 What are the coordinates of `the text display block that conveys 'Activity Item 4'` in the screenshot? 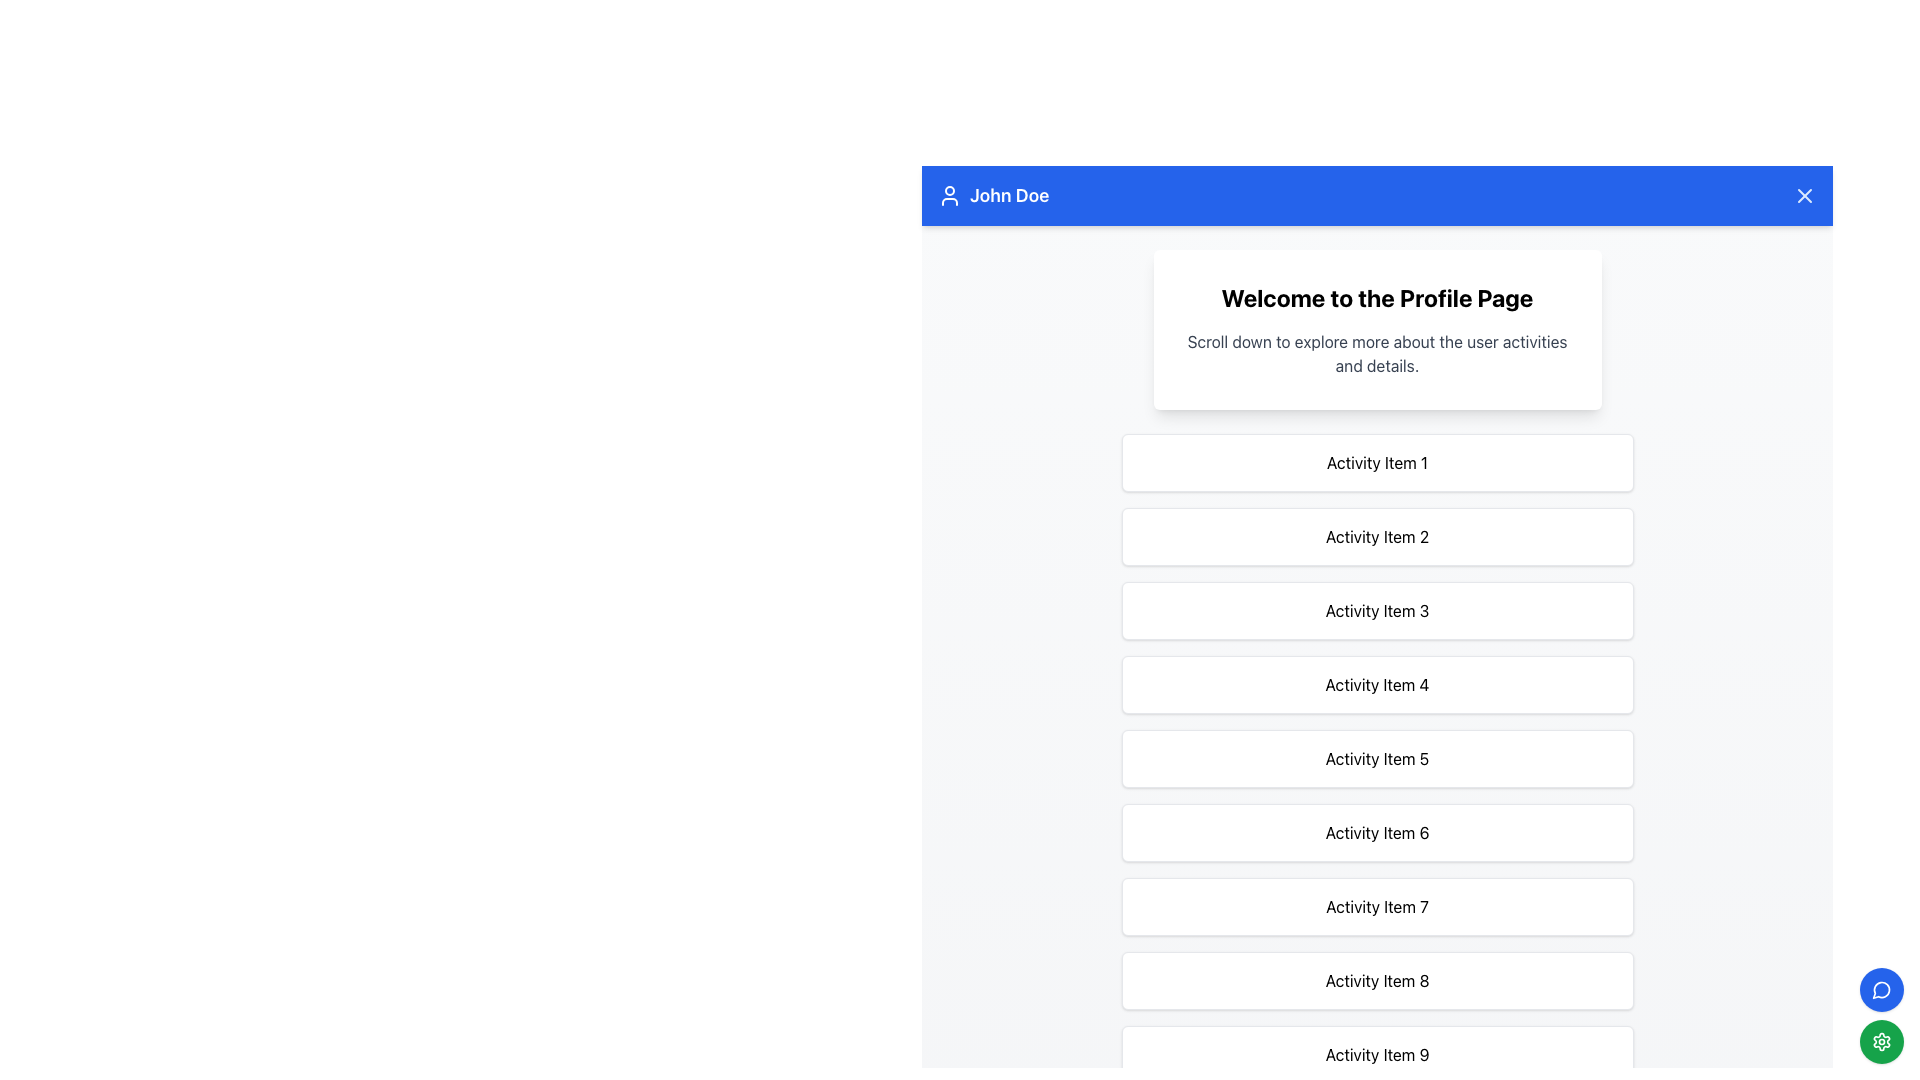 It's located at (1376, 684).